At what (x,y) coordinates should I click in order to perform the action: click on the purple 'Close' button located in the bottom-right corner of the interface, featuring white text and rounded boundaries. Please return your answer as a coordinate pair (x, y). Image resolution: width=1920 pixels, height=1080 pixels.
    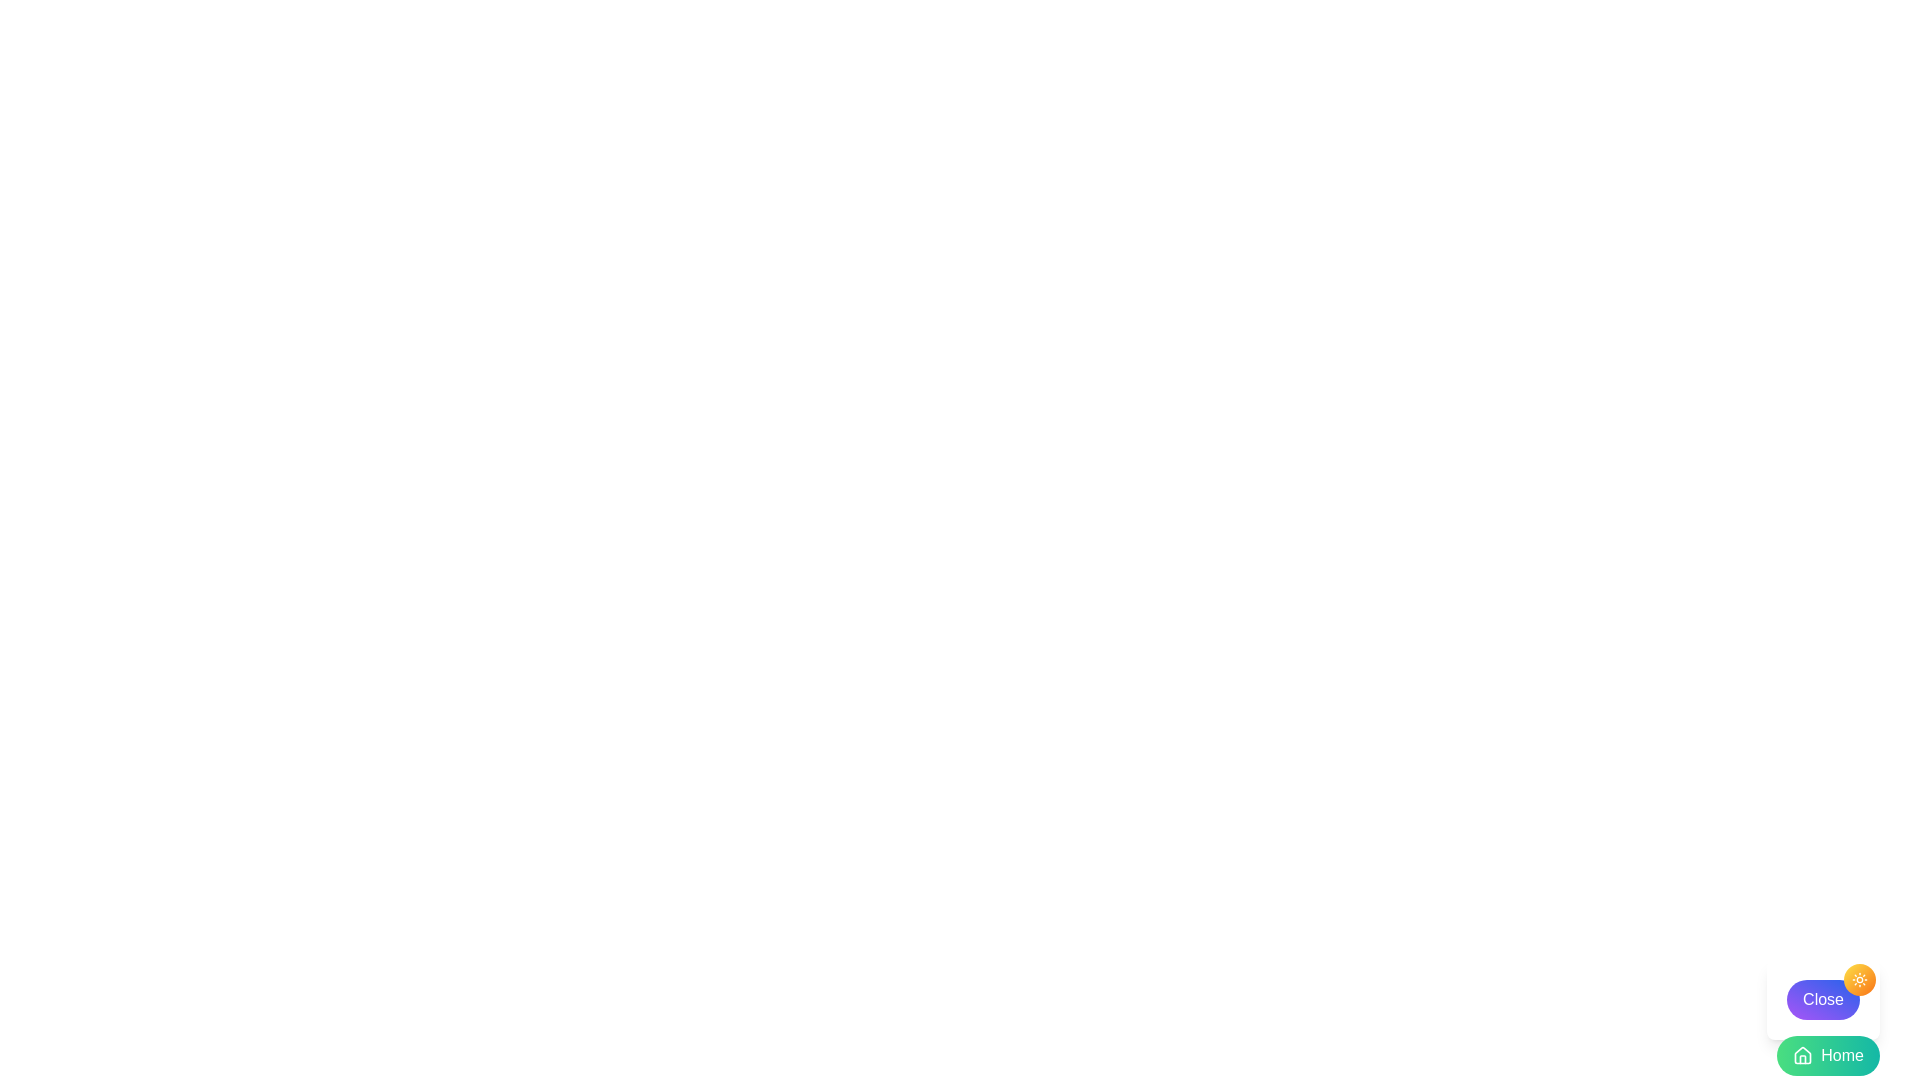
    Looking at the image, I should click on (1823, 999).